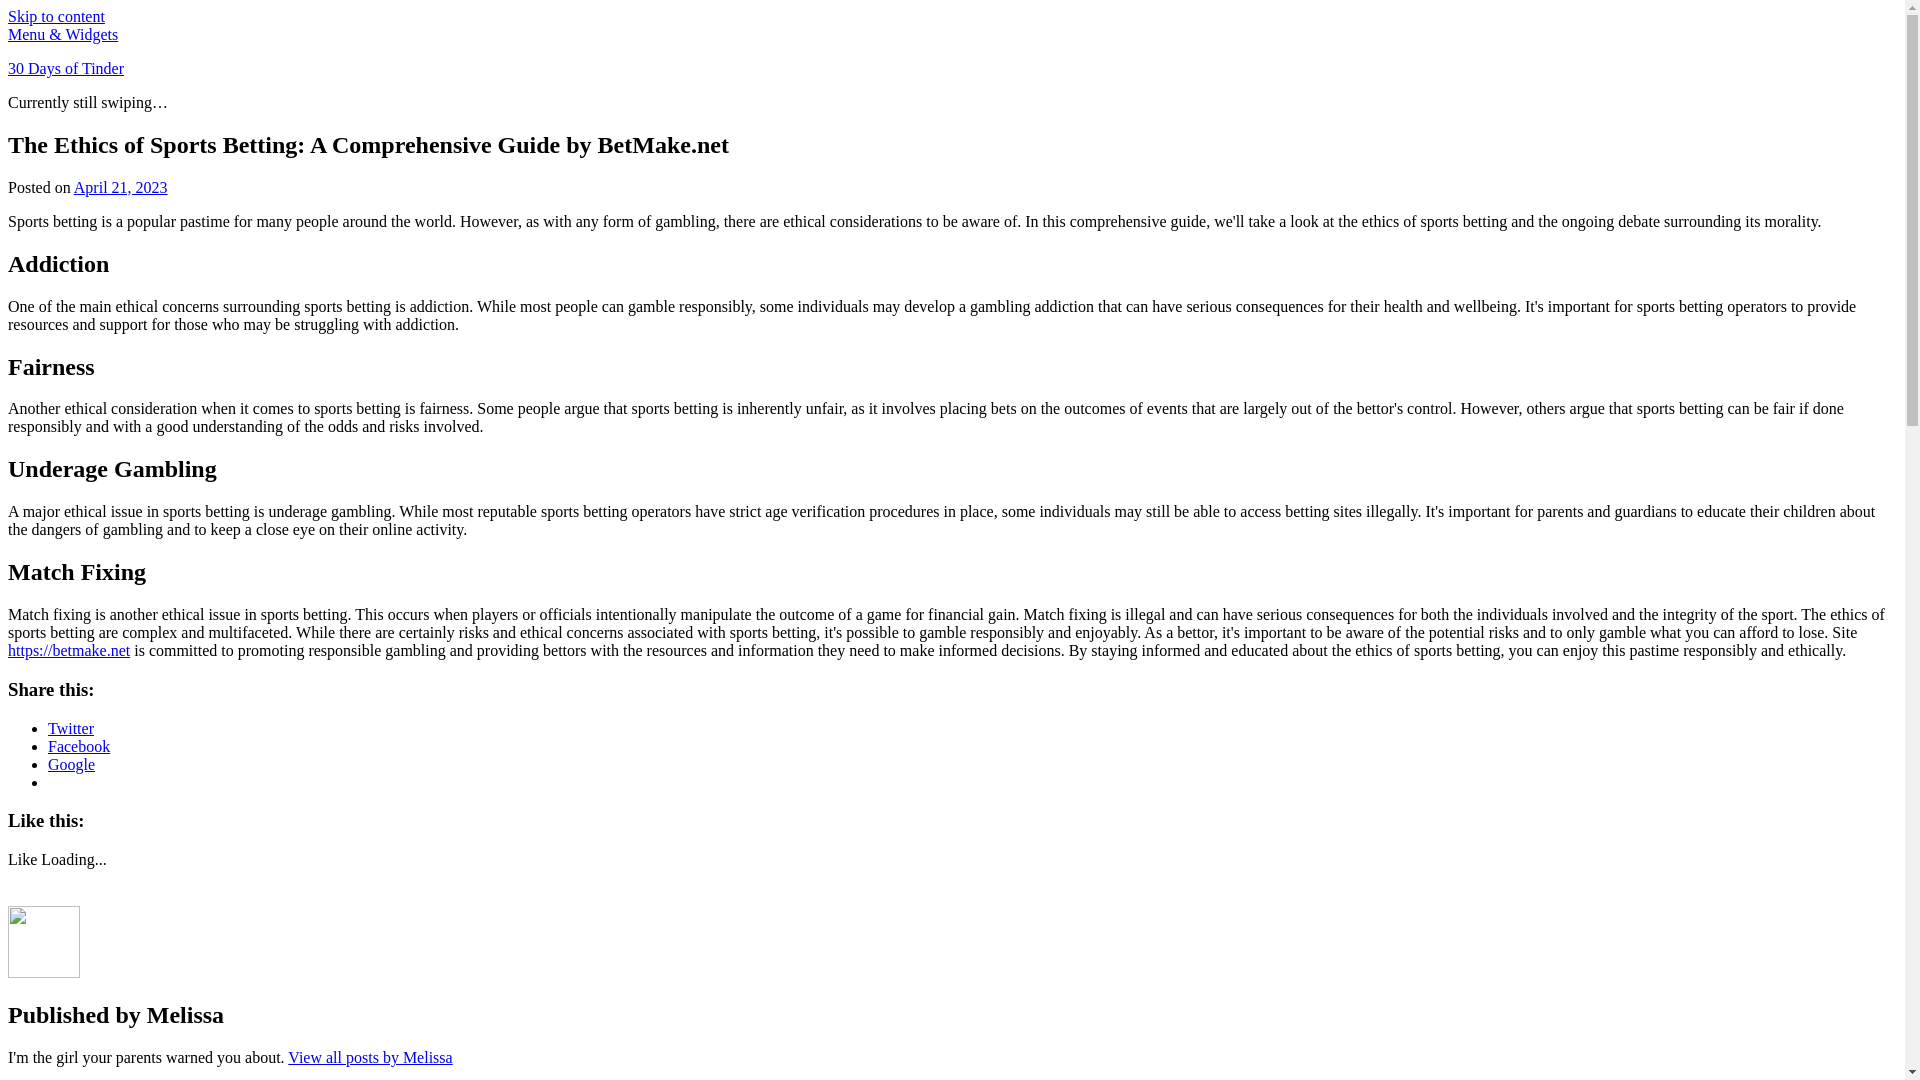 The width and height of the screenshot is (1920, 1080). Describe the element at coordinates (62, 34) in the screenshot. I see `'Menu & Widgets'` at that location.